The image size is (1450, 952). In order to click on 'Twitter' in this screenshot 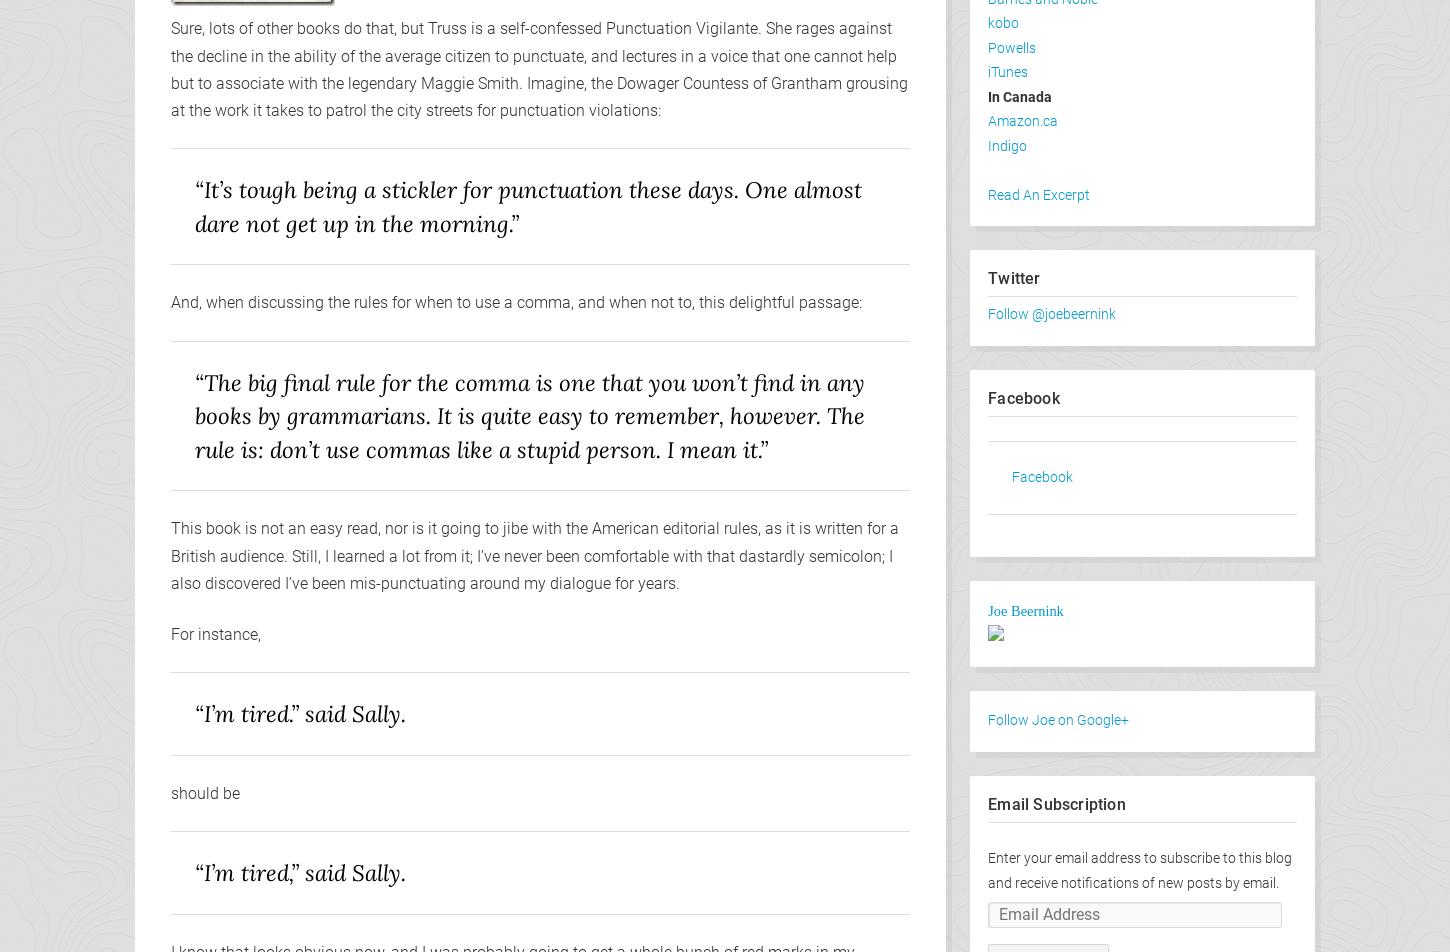, I will do `click(988, 278)`.